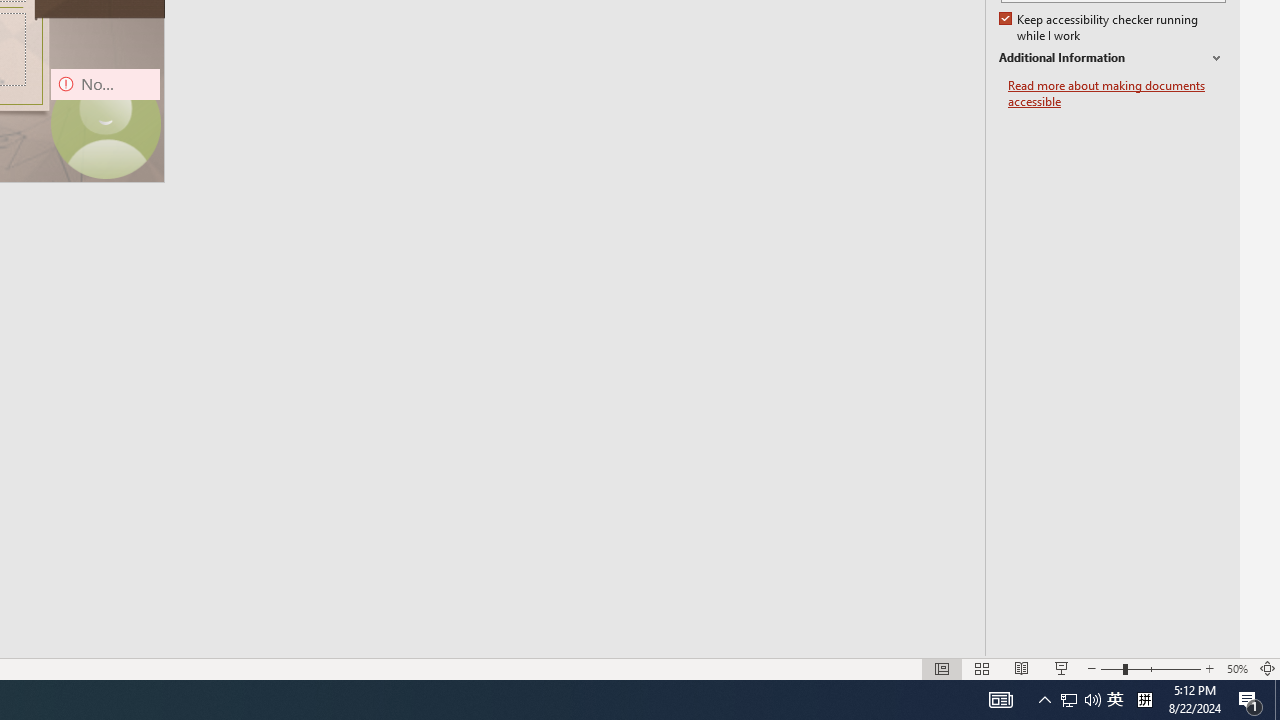 The width and height of the screenshot is (1280, 720). What do you see at coordinates (1116, 93) in the screenshot?
I see `'Read more about making documents accessible'` at bounding box center [1116, 93].